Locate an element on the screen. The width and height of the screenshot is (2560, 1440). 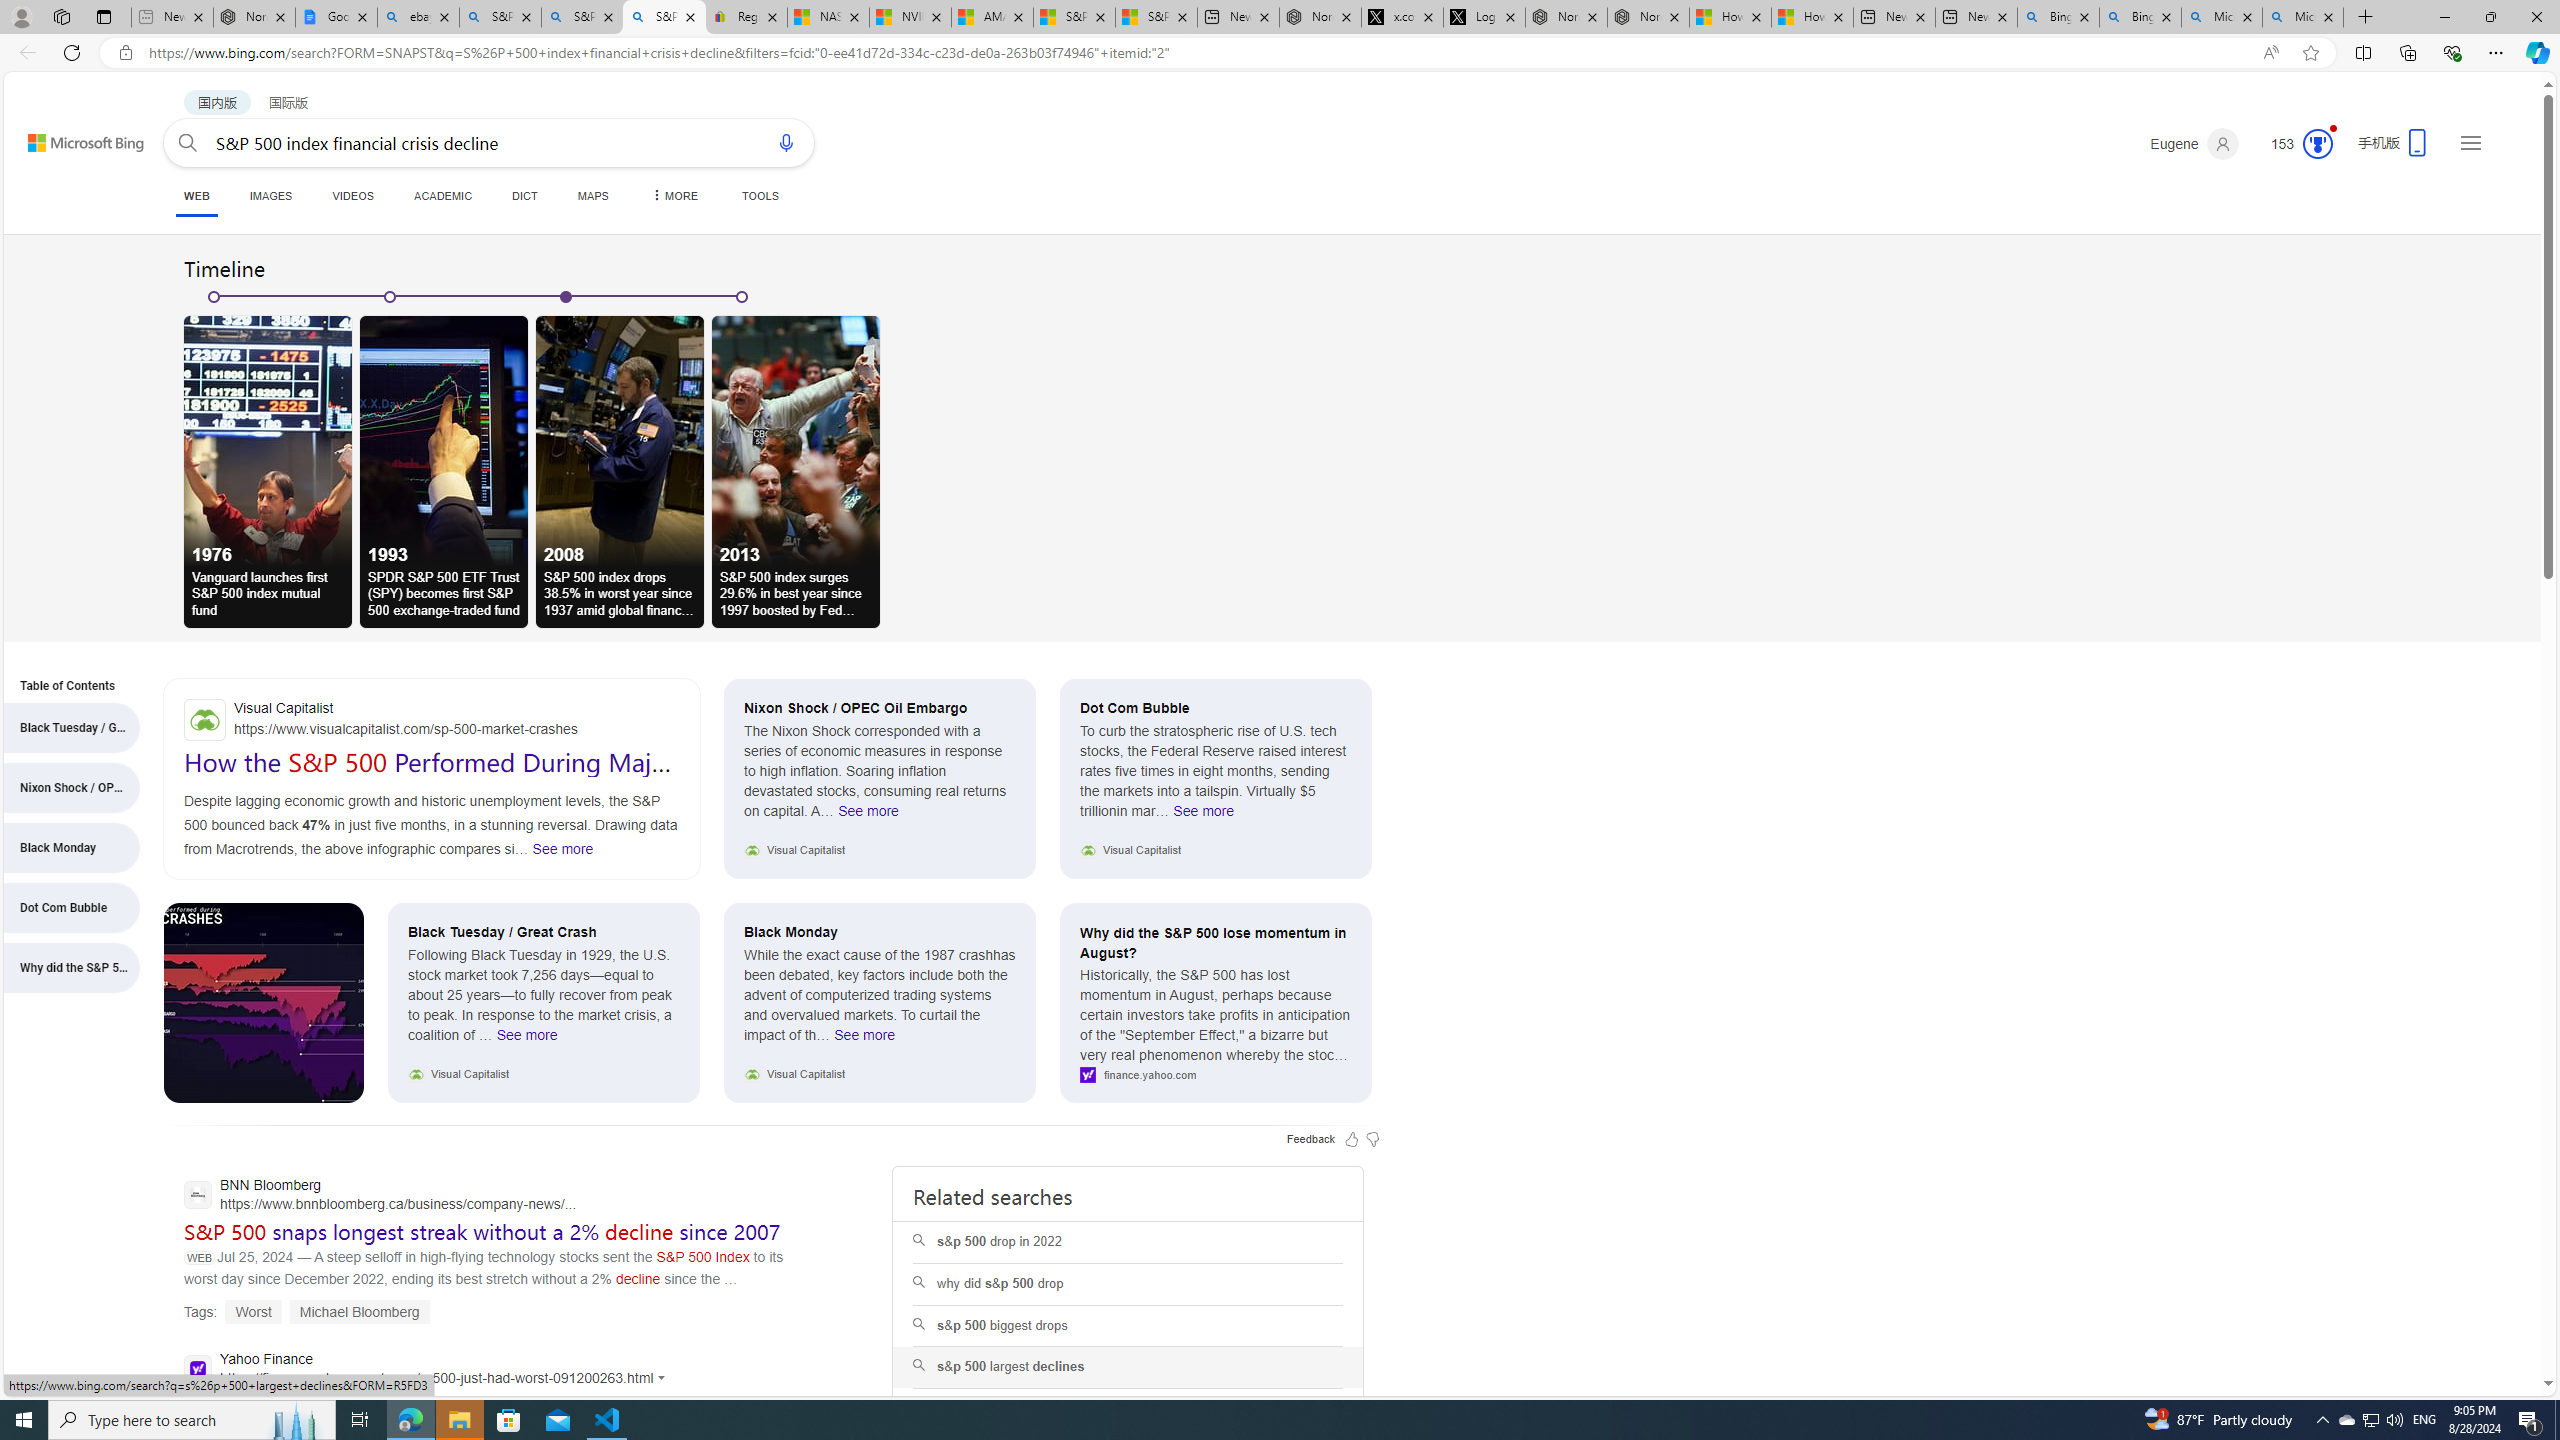
'Settings and quick links' is located at coordinates (2470, 141).